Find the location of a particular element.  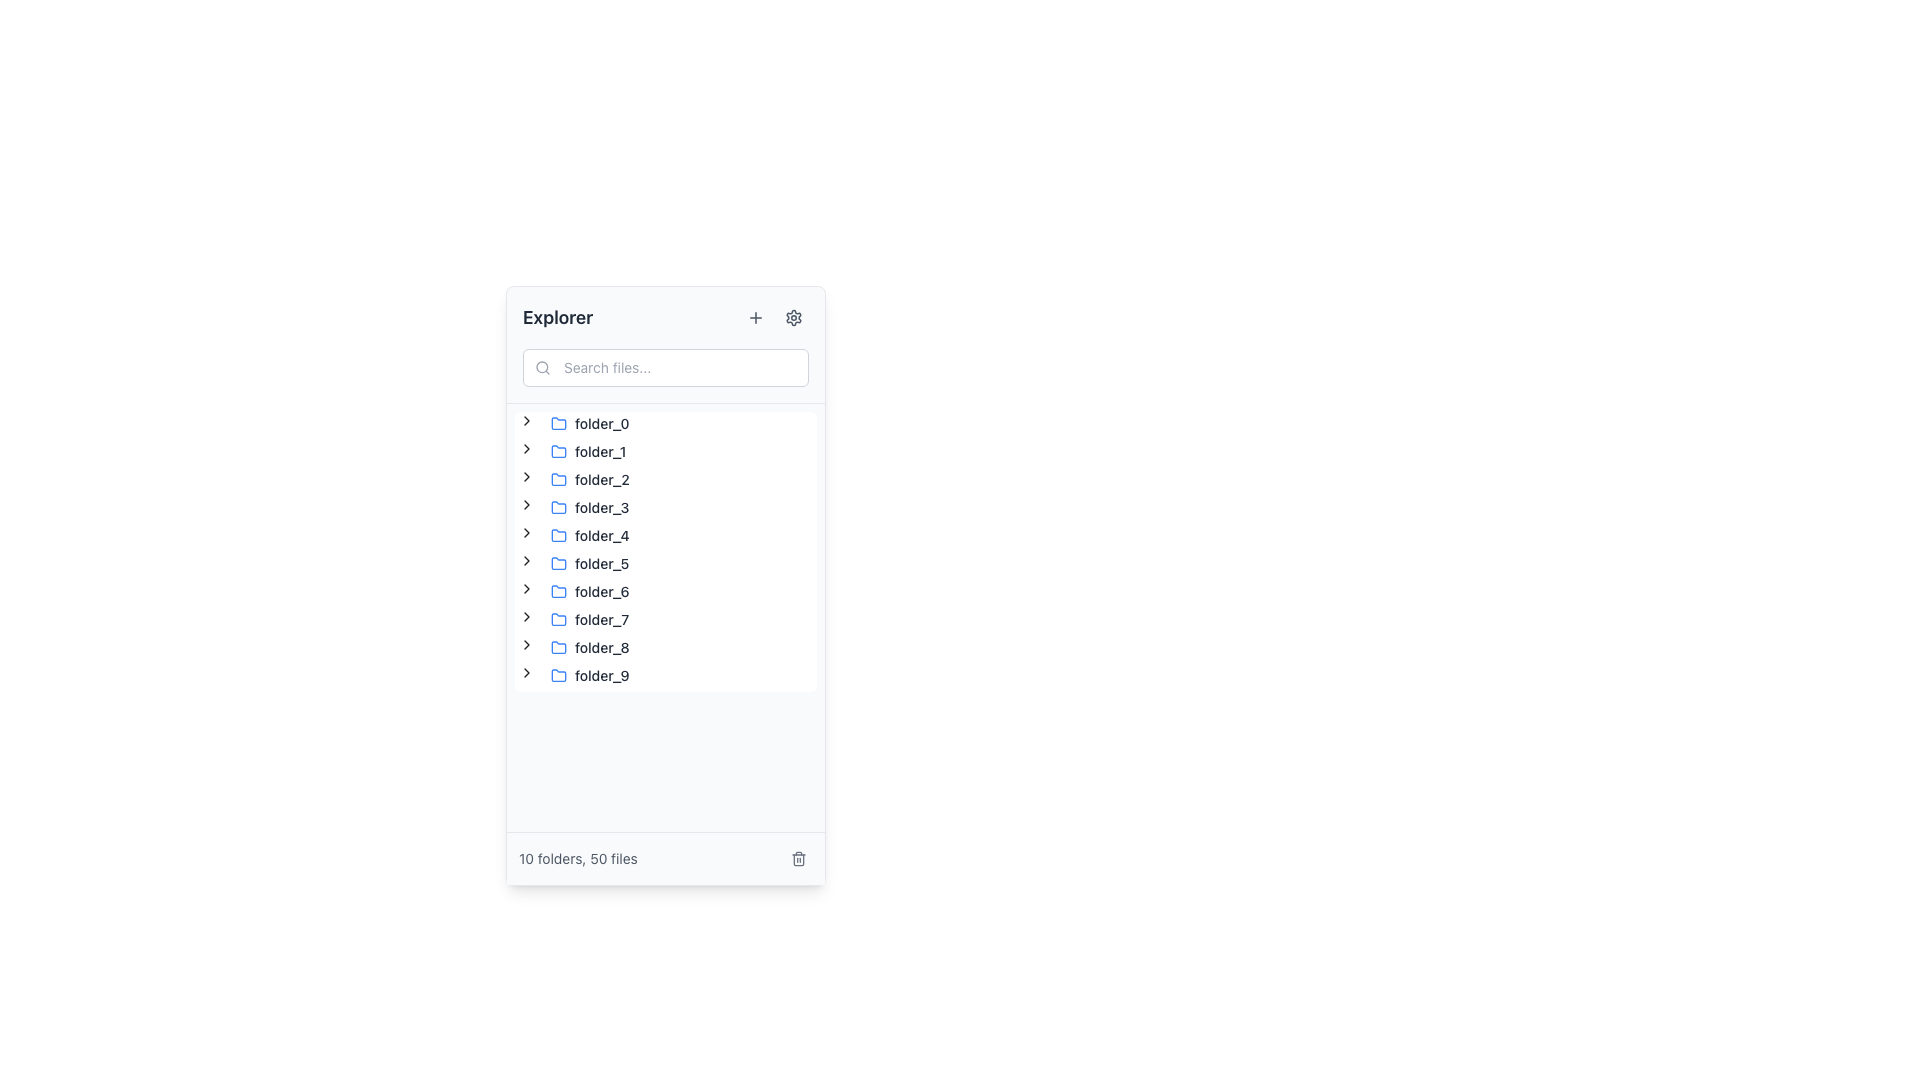

the folder icon adjacent to the label 'folder_1' in the Explorer interface is located at coordinates (558, 451).